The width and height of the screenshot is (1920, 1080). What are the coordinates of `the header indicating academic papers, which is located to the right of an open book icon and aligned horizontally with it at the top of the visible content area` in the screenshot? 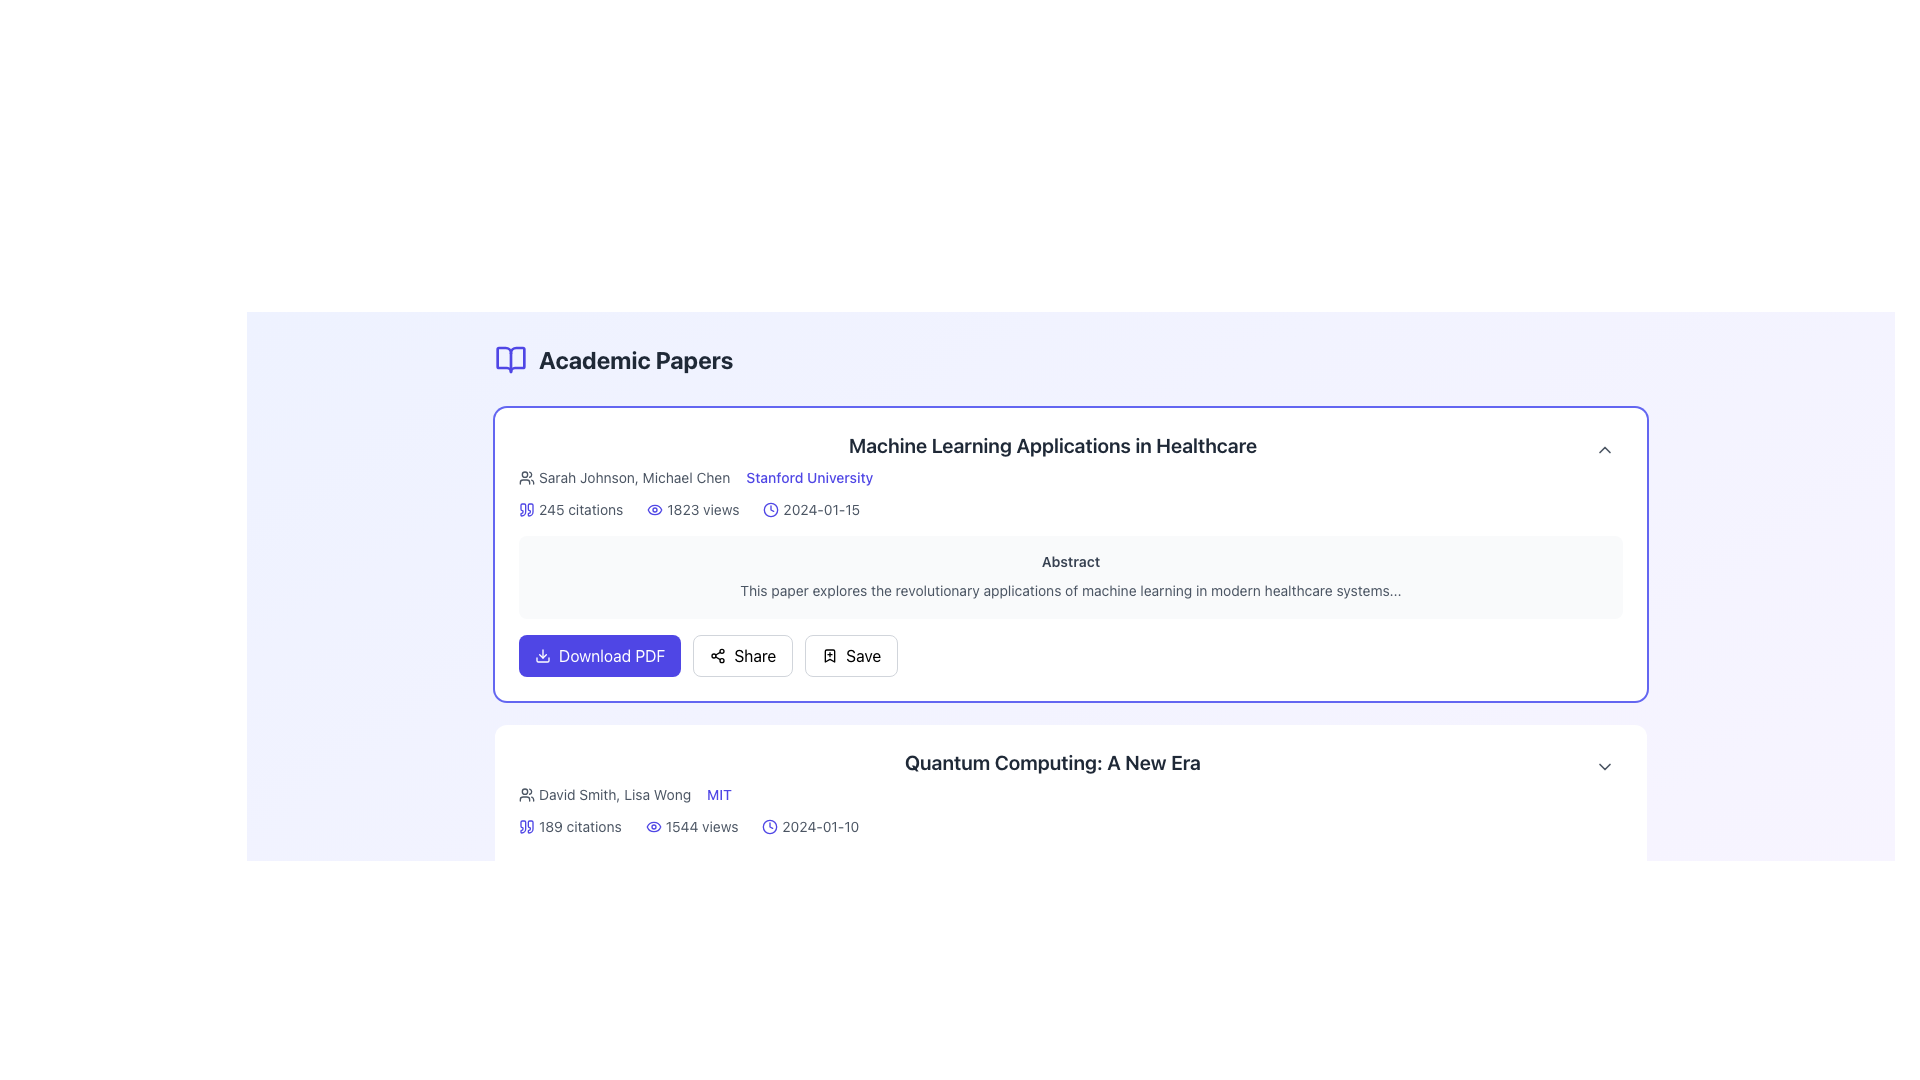 It's located at (635, 358).